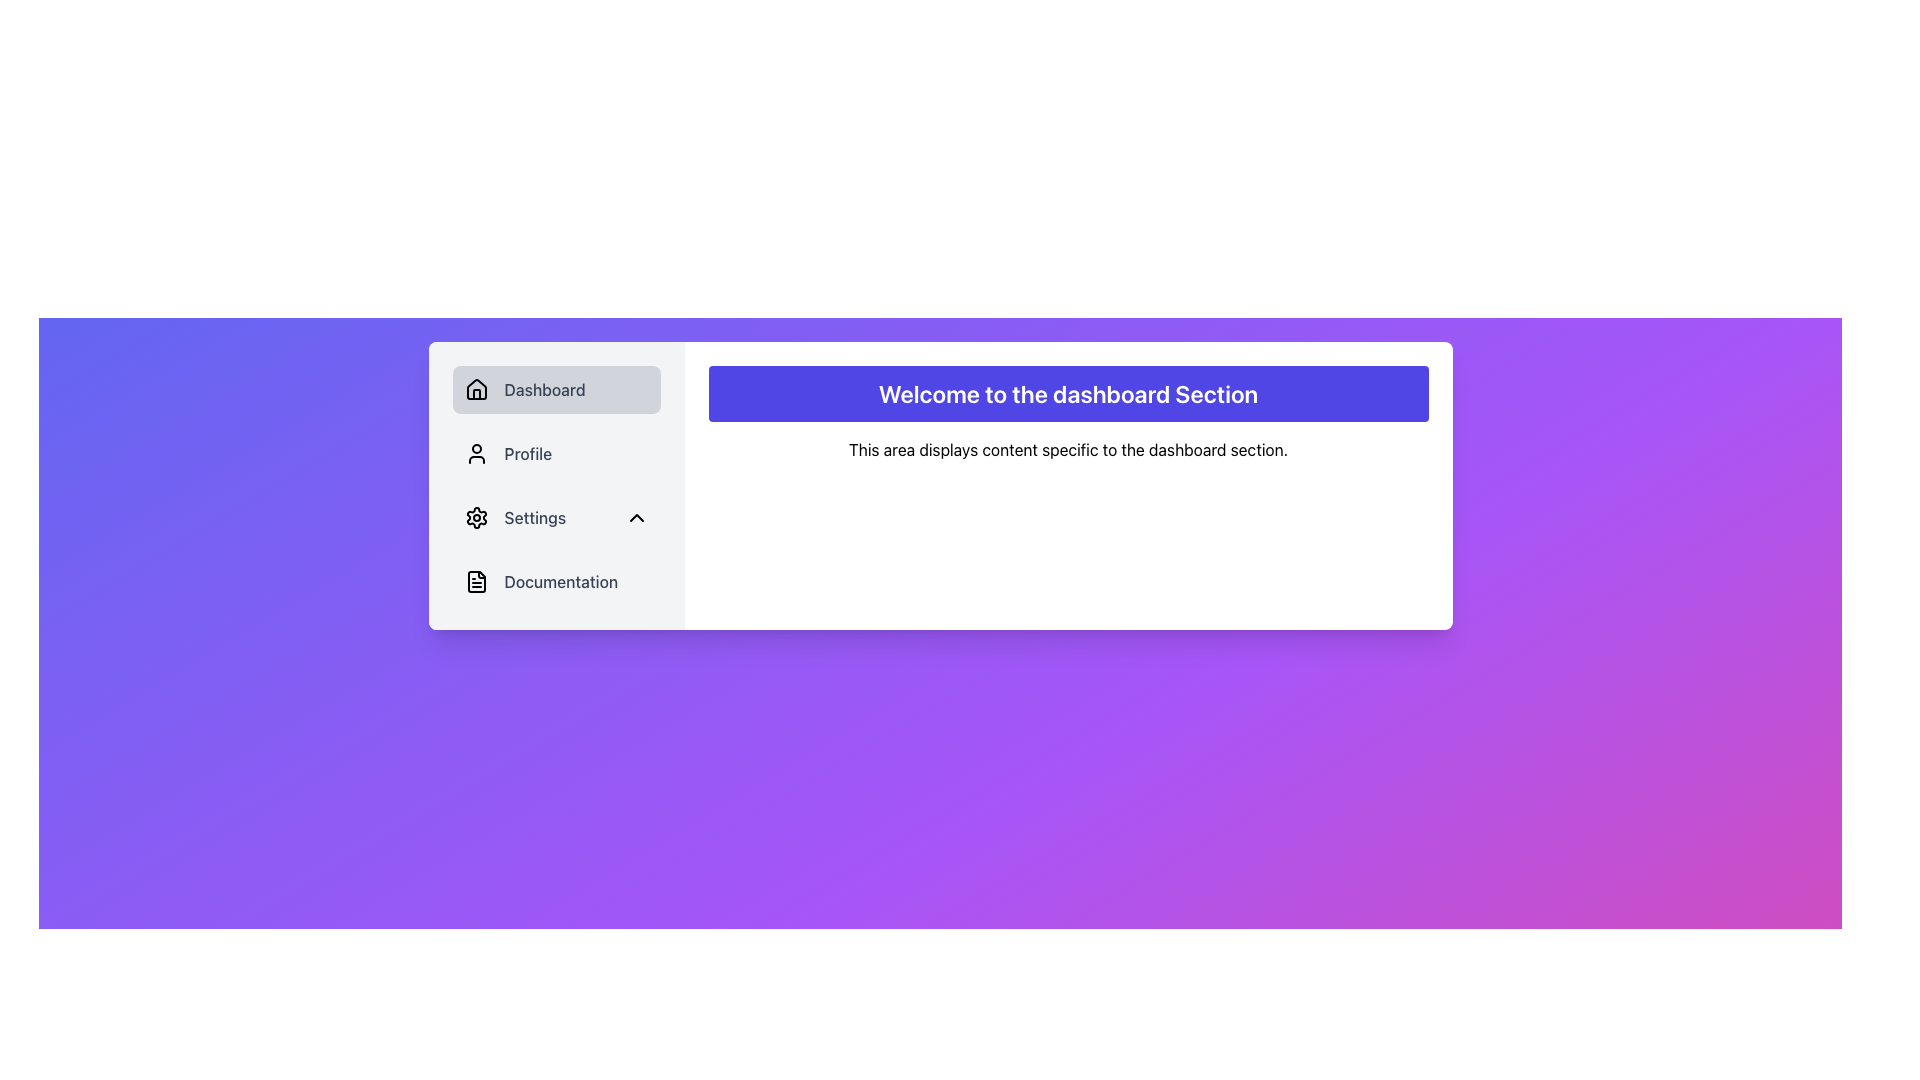 This screenshot has height=1080, width=1920. What do you see at coordinates (475, 389) in the screenshot?
I see `the stylized house icon in the sidebar menu, which is located to the left of the 'Dashboard' label` at bounding box center [475, 389].